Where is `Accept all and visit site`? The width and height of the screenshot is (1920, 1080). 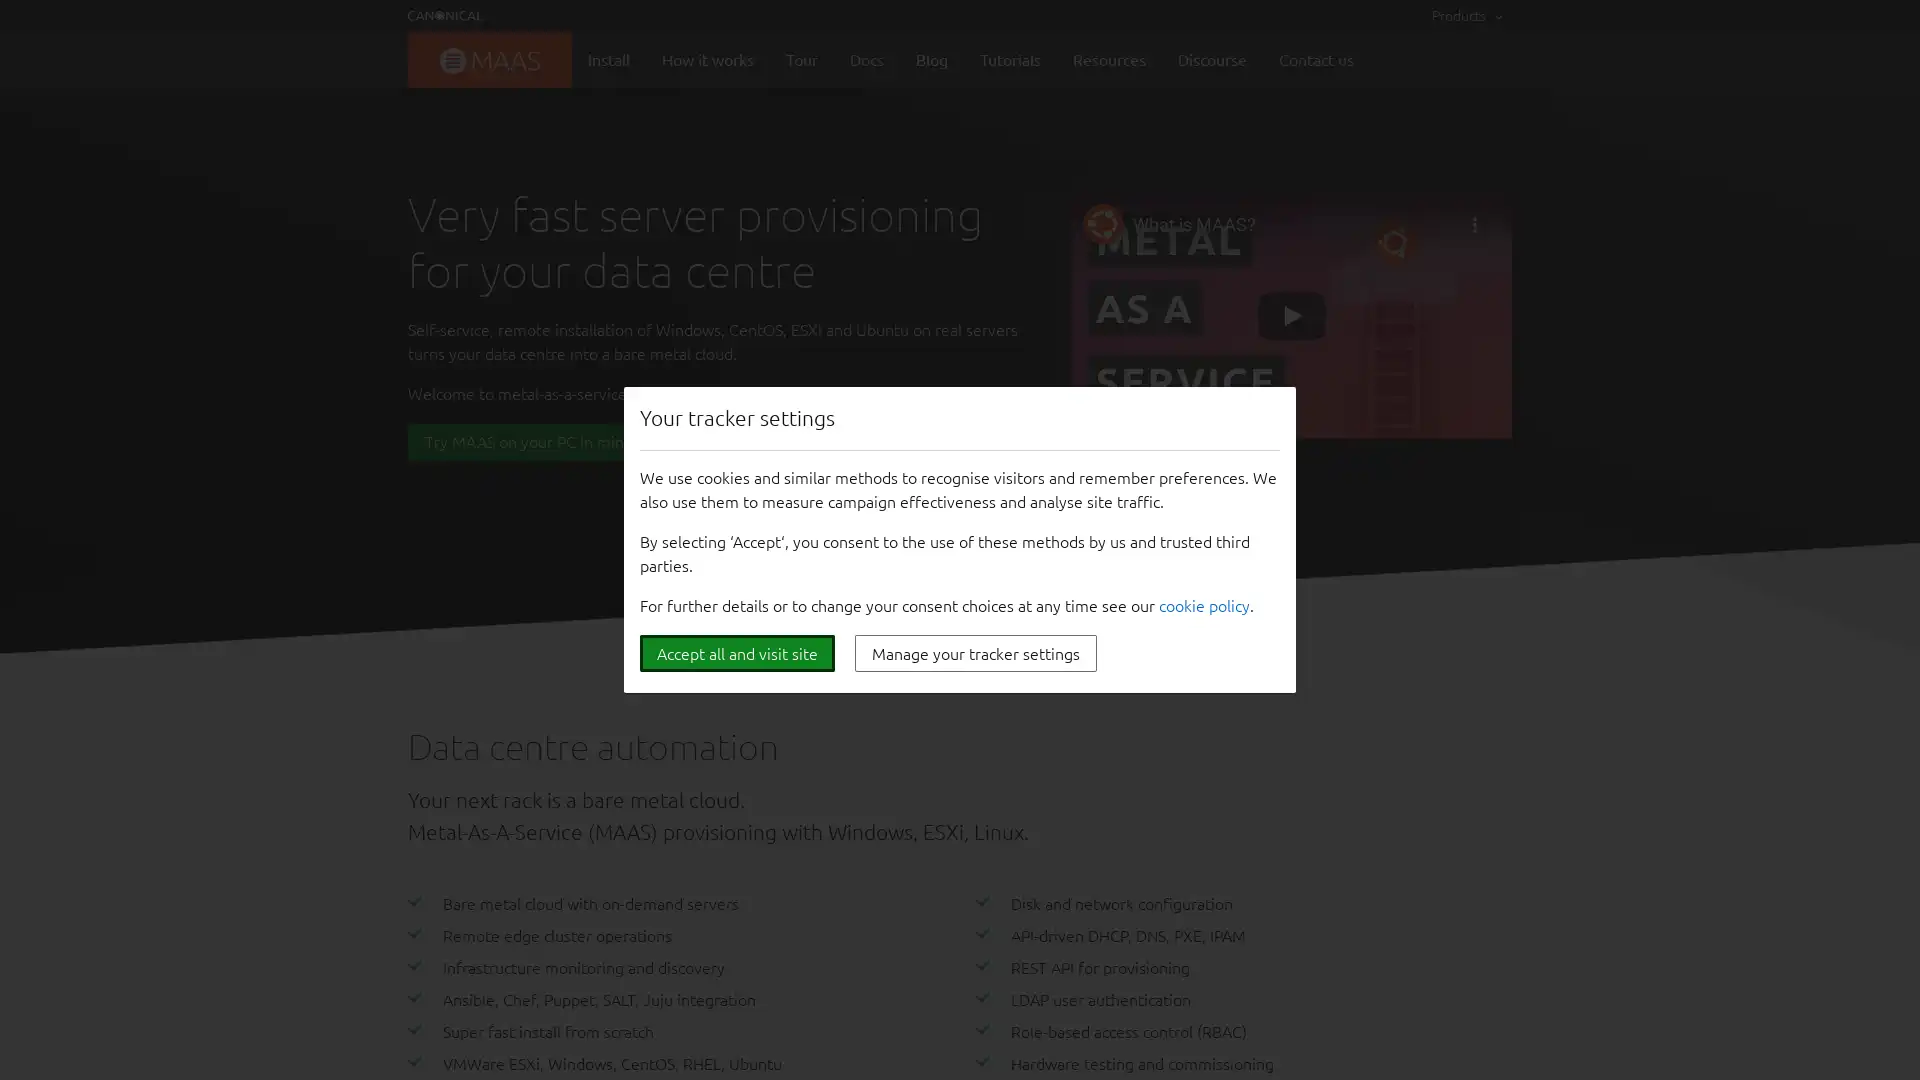
Accept all and visit site is located at coordinates (736, 653).